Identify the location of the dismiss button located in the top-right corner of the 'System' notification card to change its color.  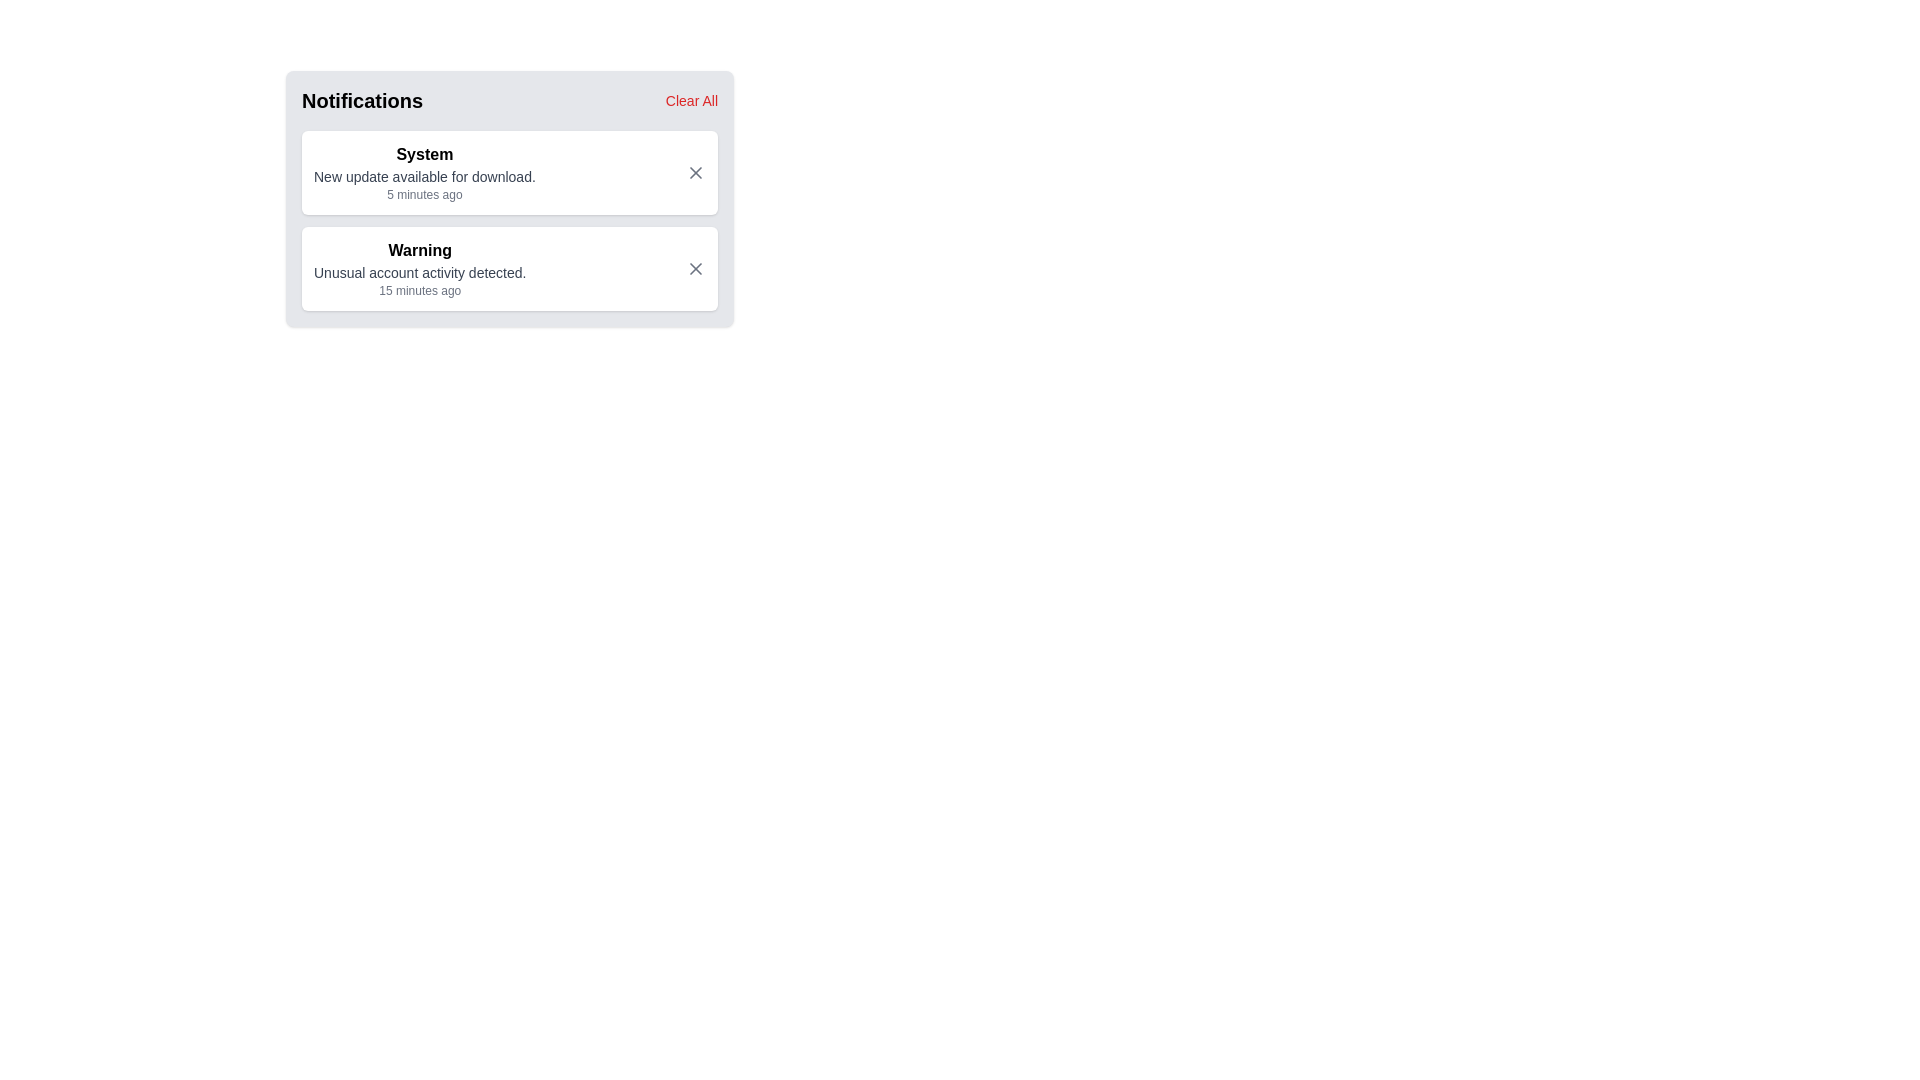
(696, 172).